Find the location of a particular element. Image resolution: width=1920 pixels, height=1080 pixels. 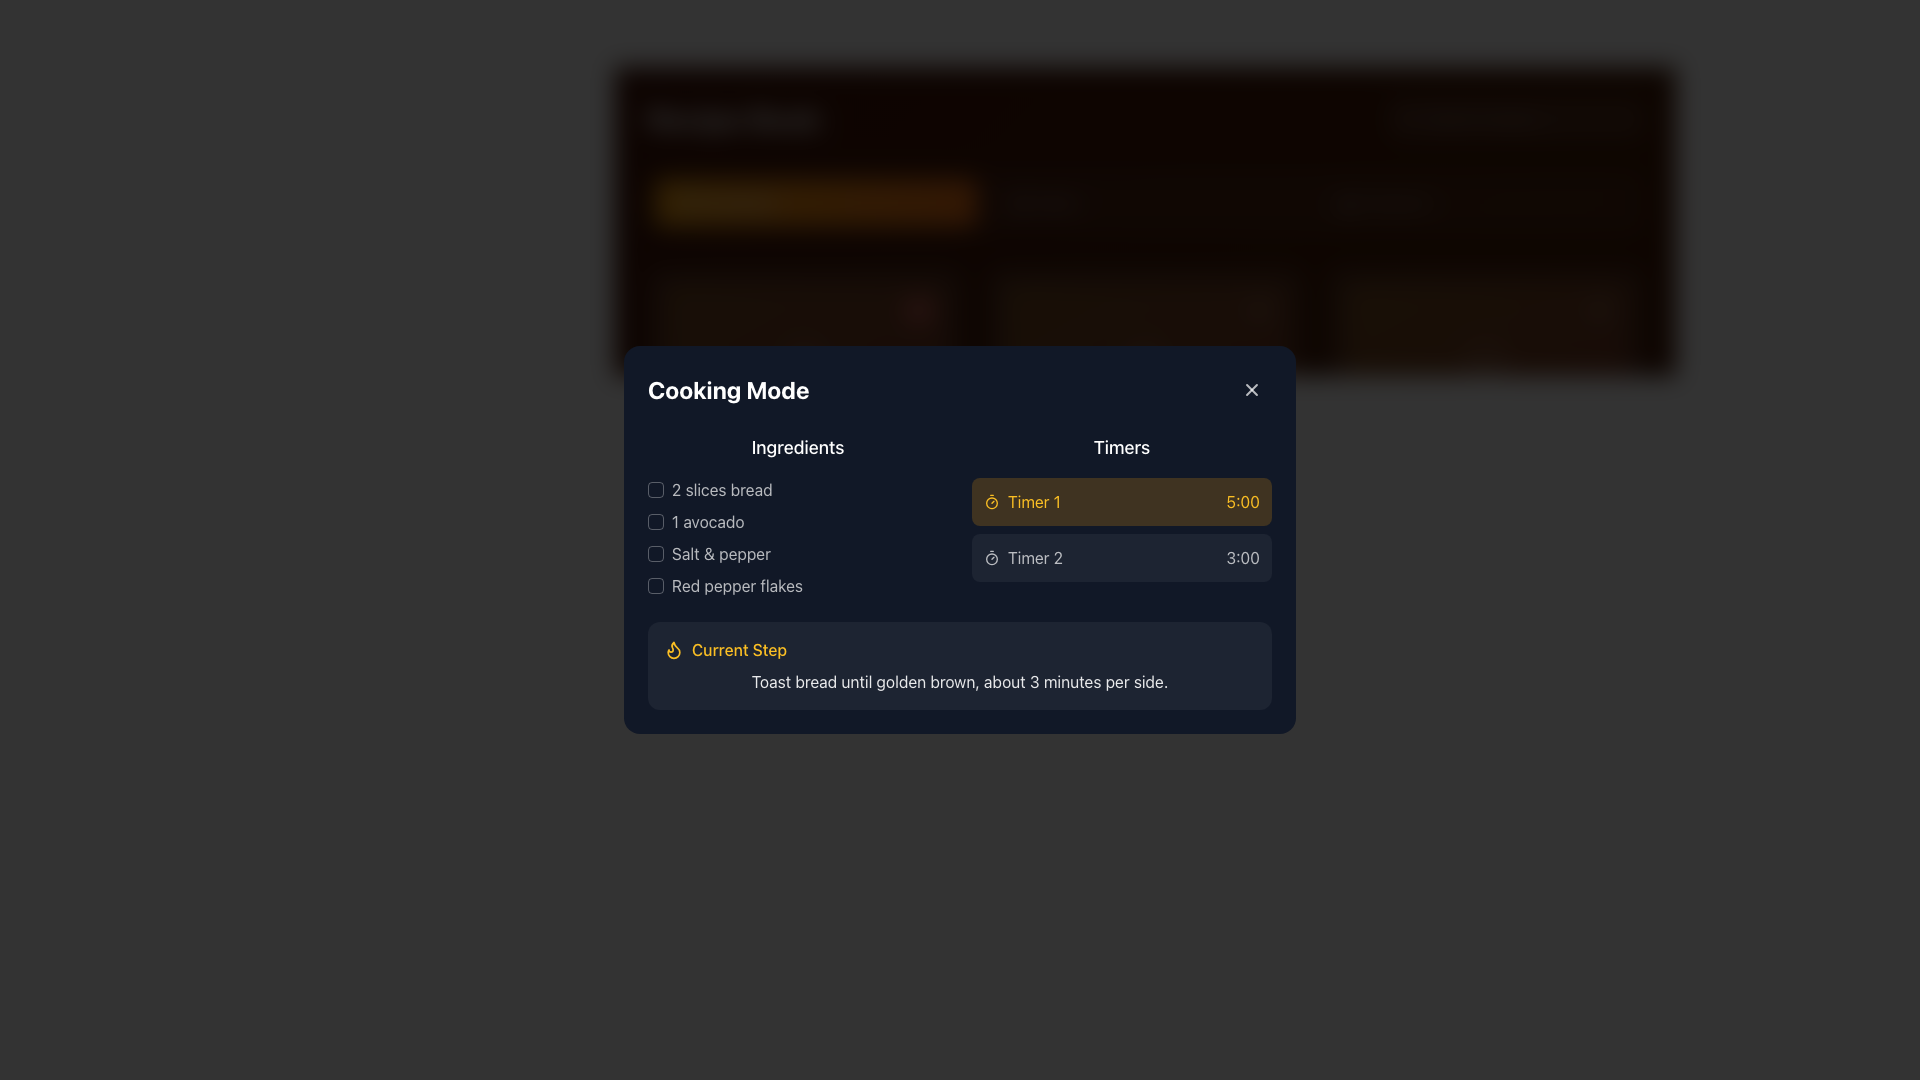

the small green label with the text 'Easy', which is located in the lower portion of the card element, centered below the time and servings details is located at coordinates (688, 538).